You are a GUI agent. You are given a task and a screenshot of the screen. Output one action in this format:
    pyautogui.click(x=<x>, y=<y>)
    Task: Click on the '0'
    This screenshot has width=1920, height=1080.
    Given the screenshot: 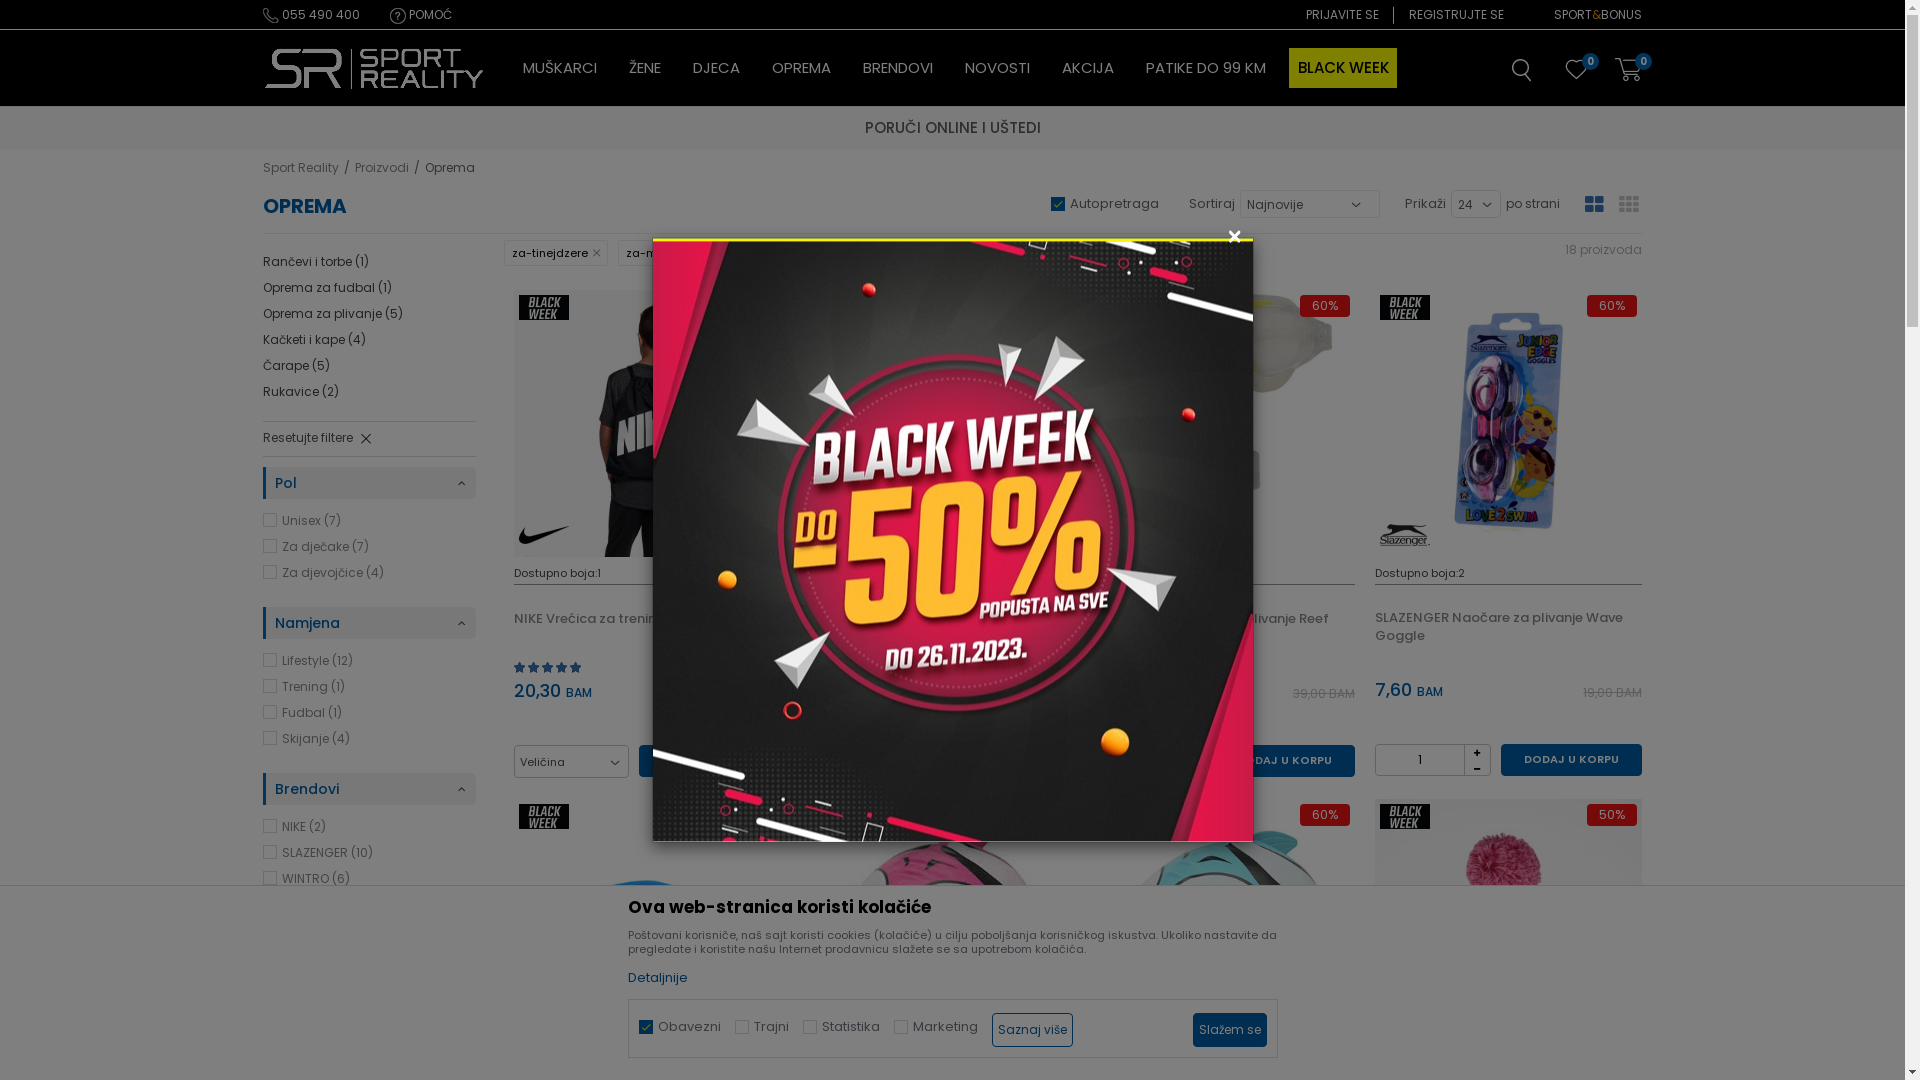 What is the action you would take?
    pyautogui.click(x=1574, y=71)
    